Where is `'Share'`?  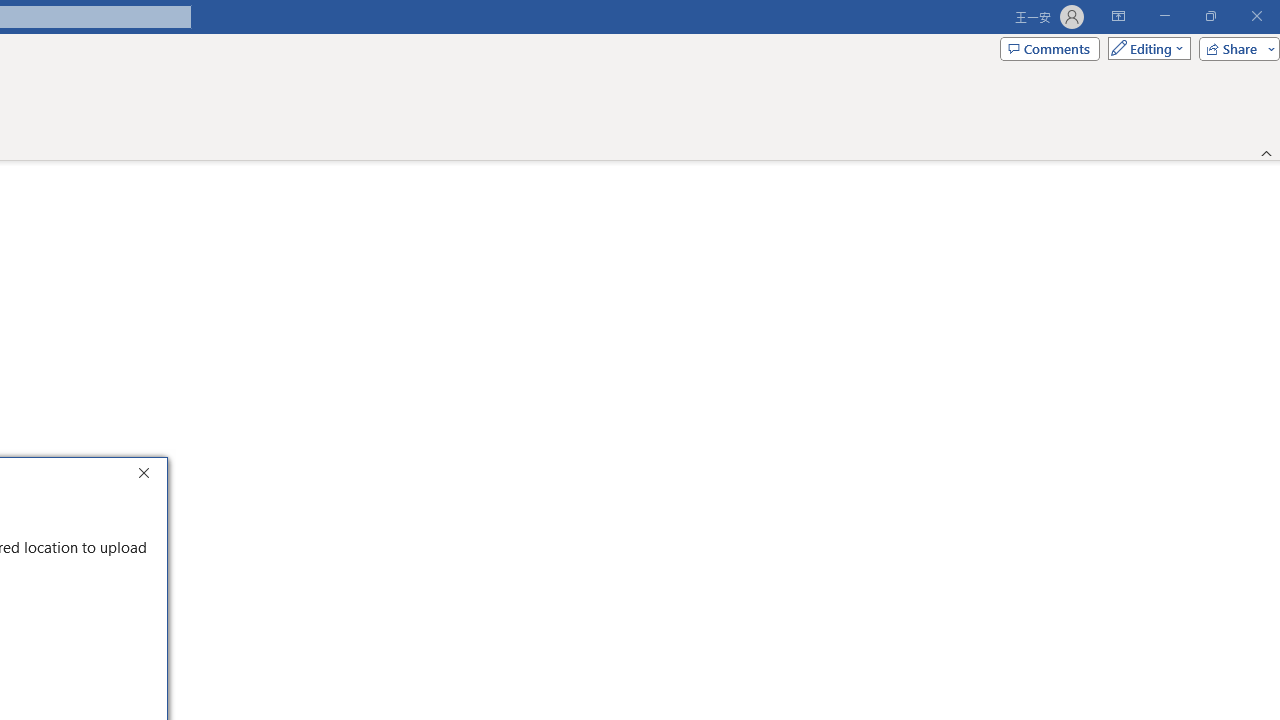 'Share' is located at coordinates (1234, 47).